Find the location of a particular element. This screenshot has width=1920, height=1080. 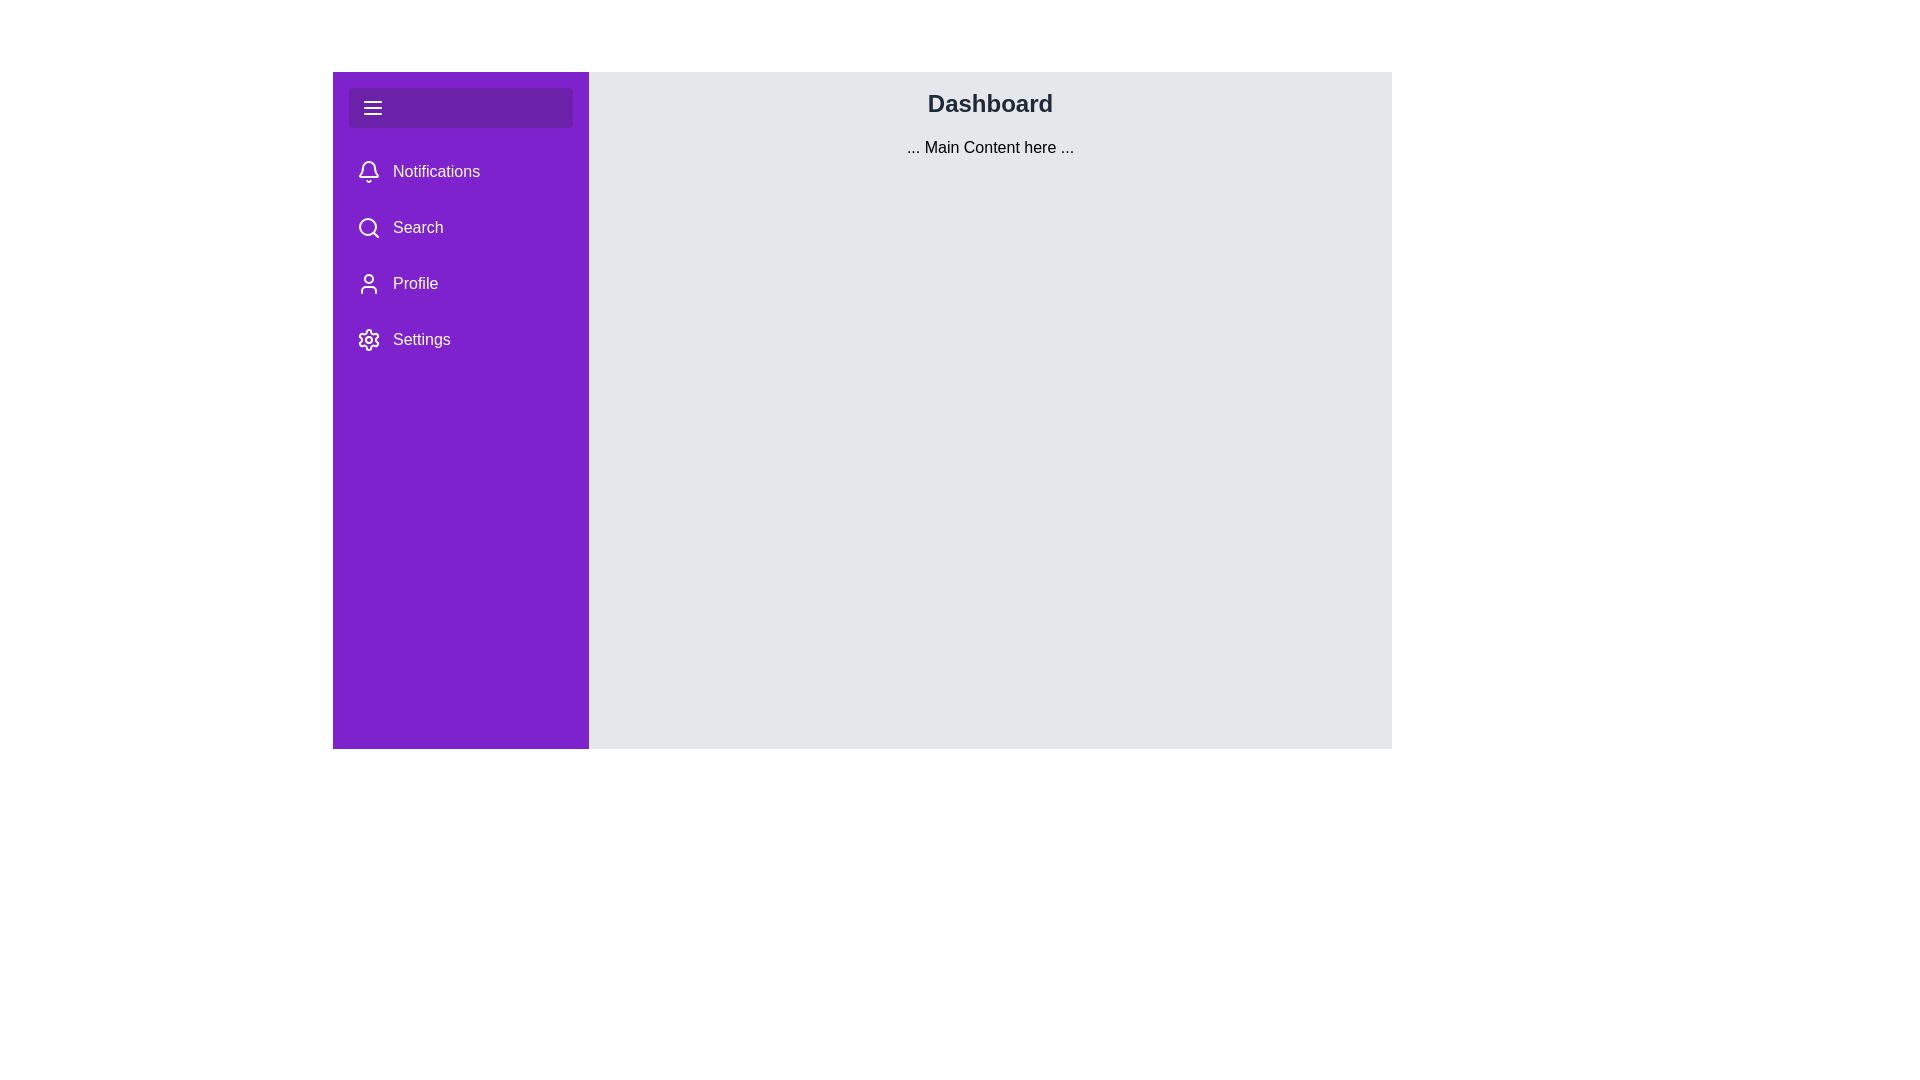

the menu item Search is located at coordinates (459, 226).